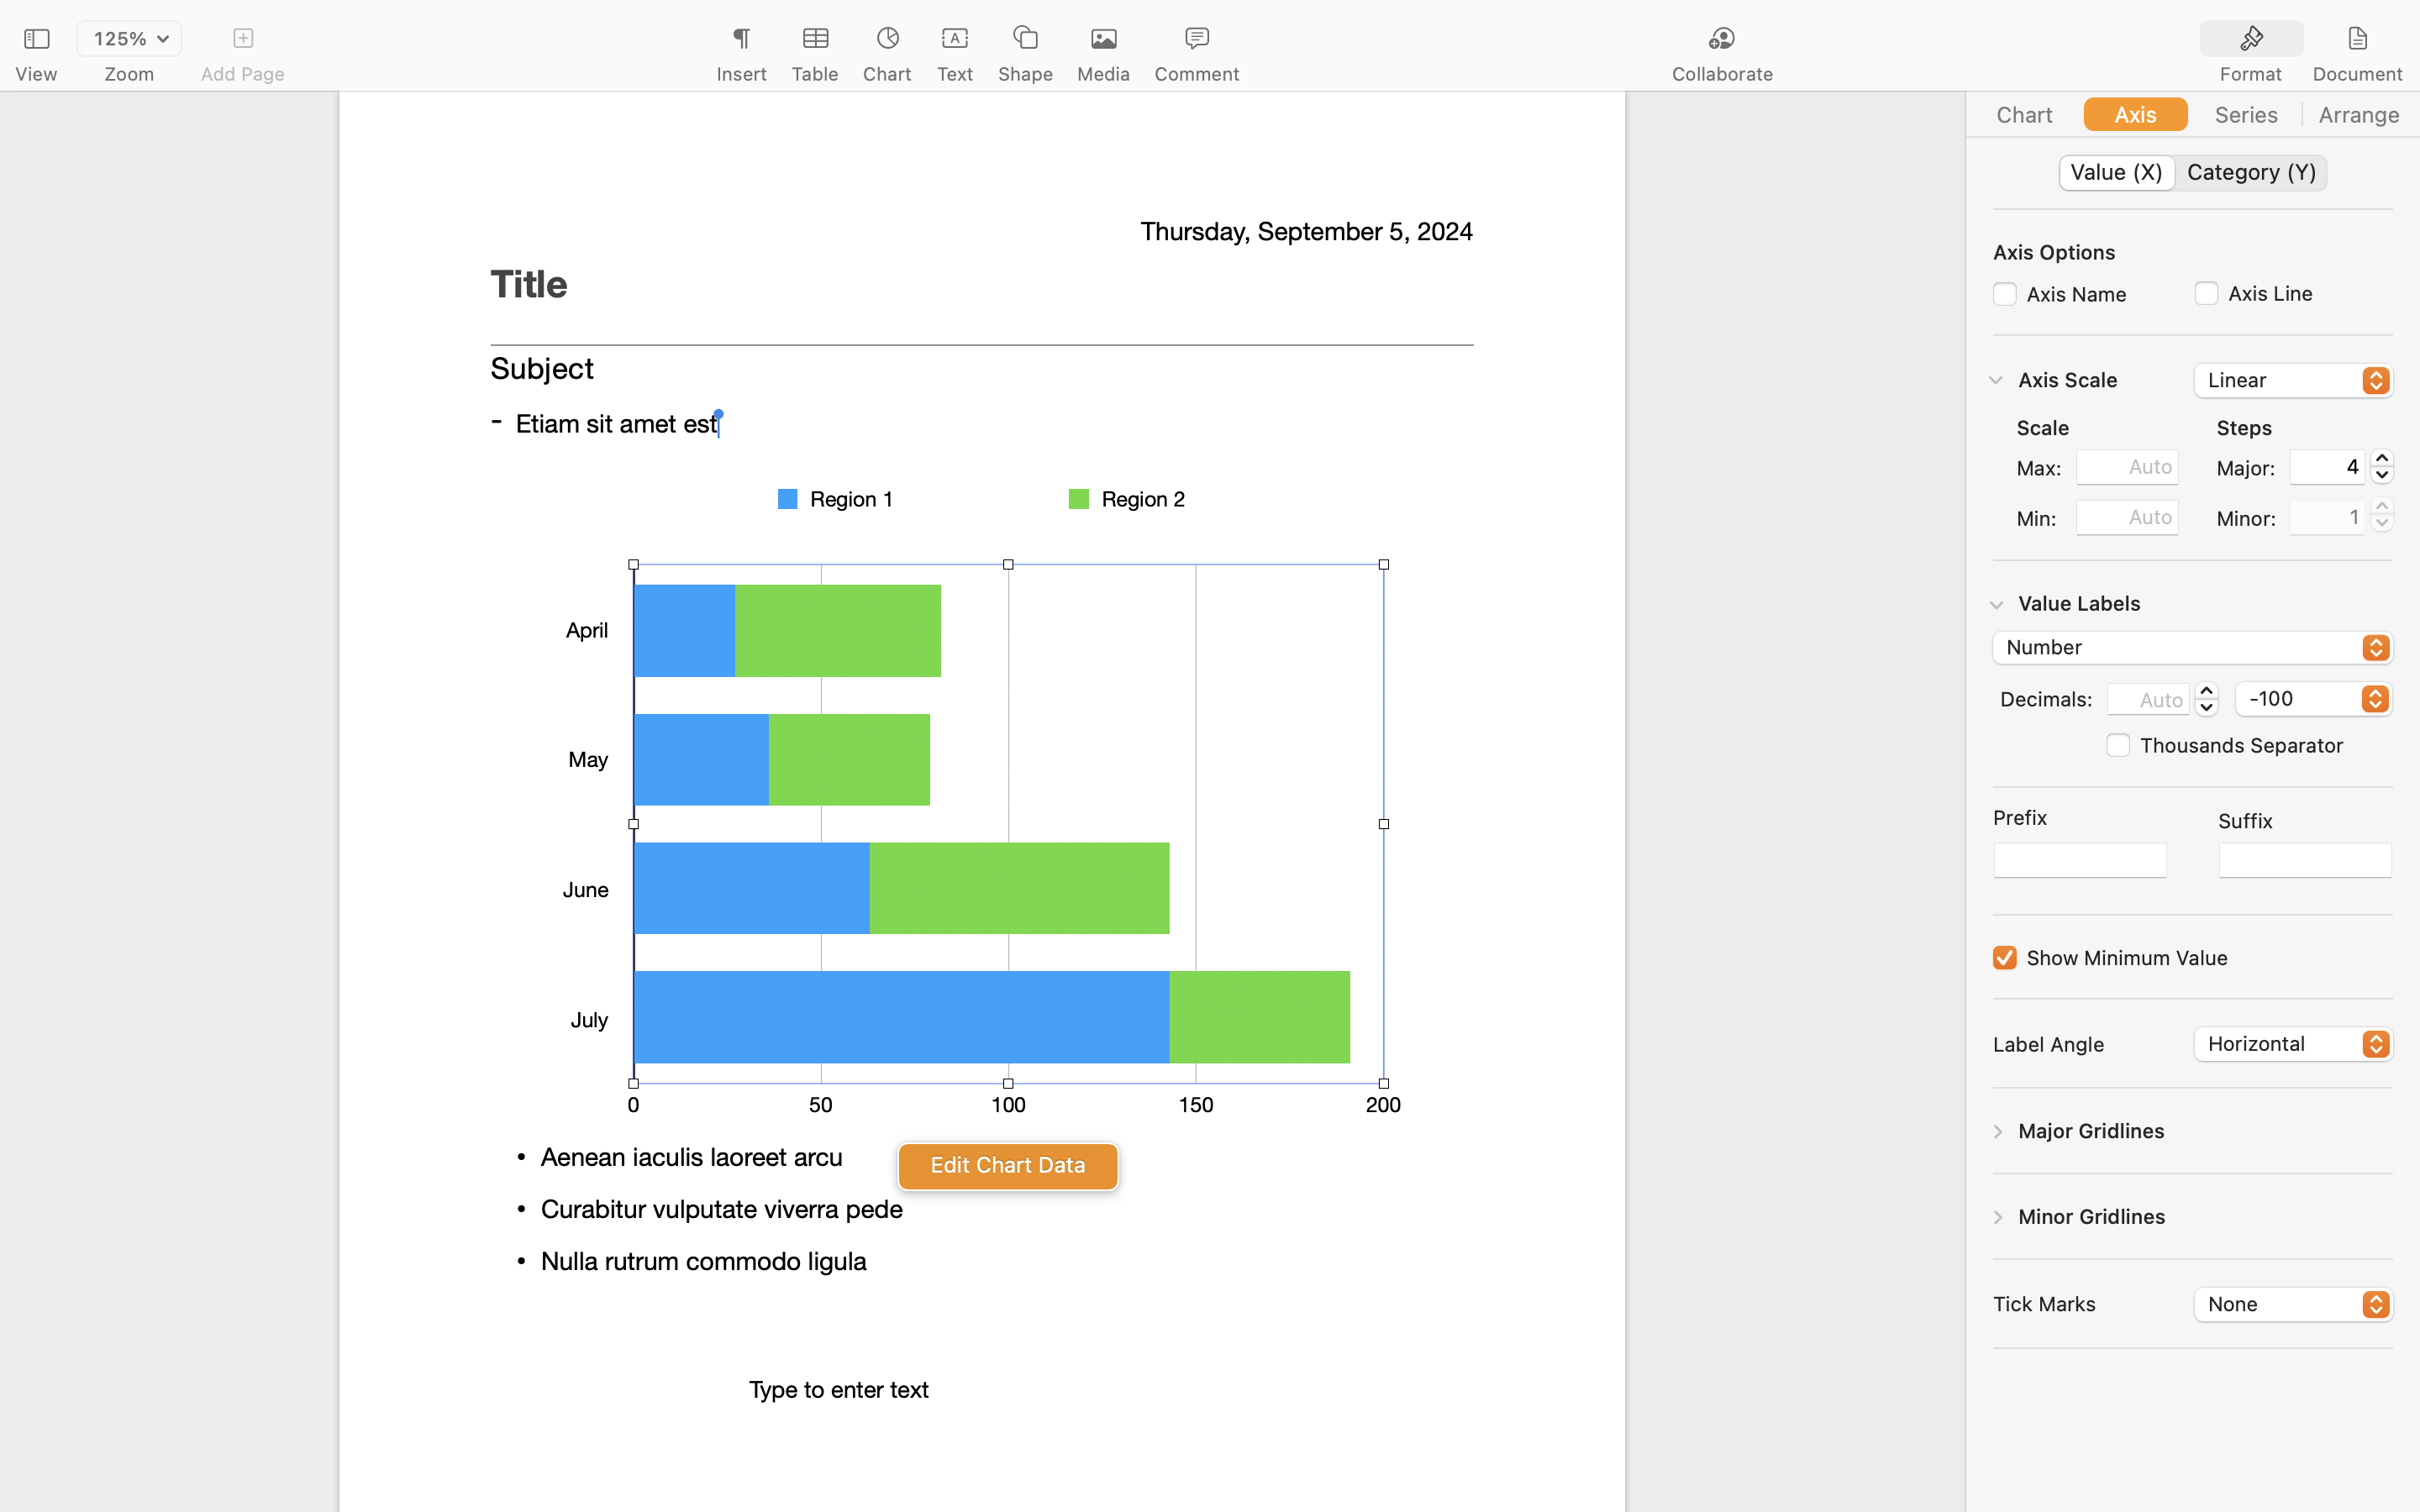  Describe the element at coordinates (2205, 696) in the screenshot. I see `'0.0'` at that location.